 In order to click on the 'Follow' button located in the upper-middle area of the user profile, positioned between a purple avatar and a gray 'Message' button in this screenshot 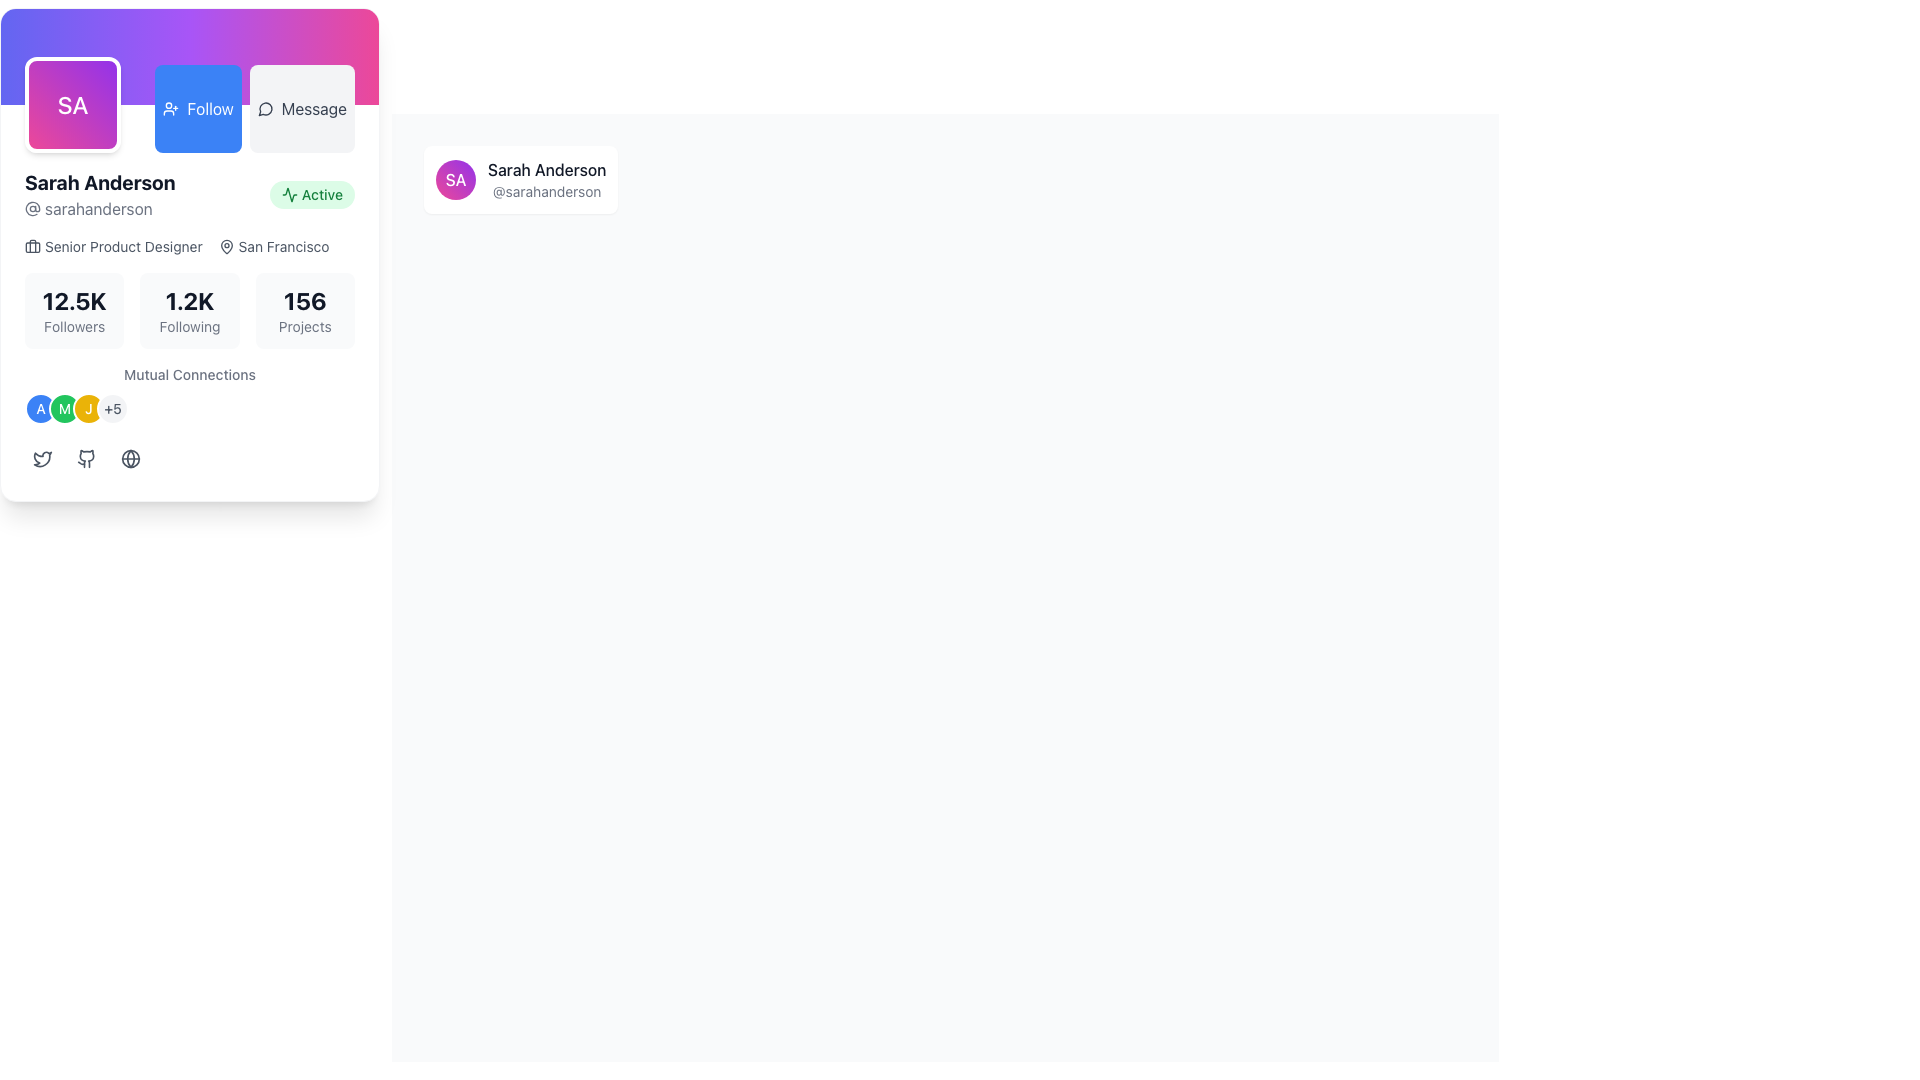, I will do `click(190, 104)`.